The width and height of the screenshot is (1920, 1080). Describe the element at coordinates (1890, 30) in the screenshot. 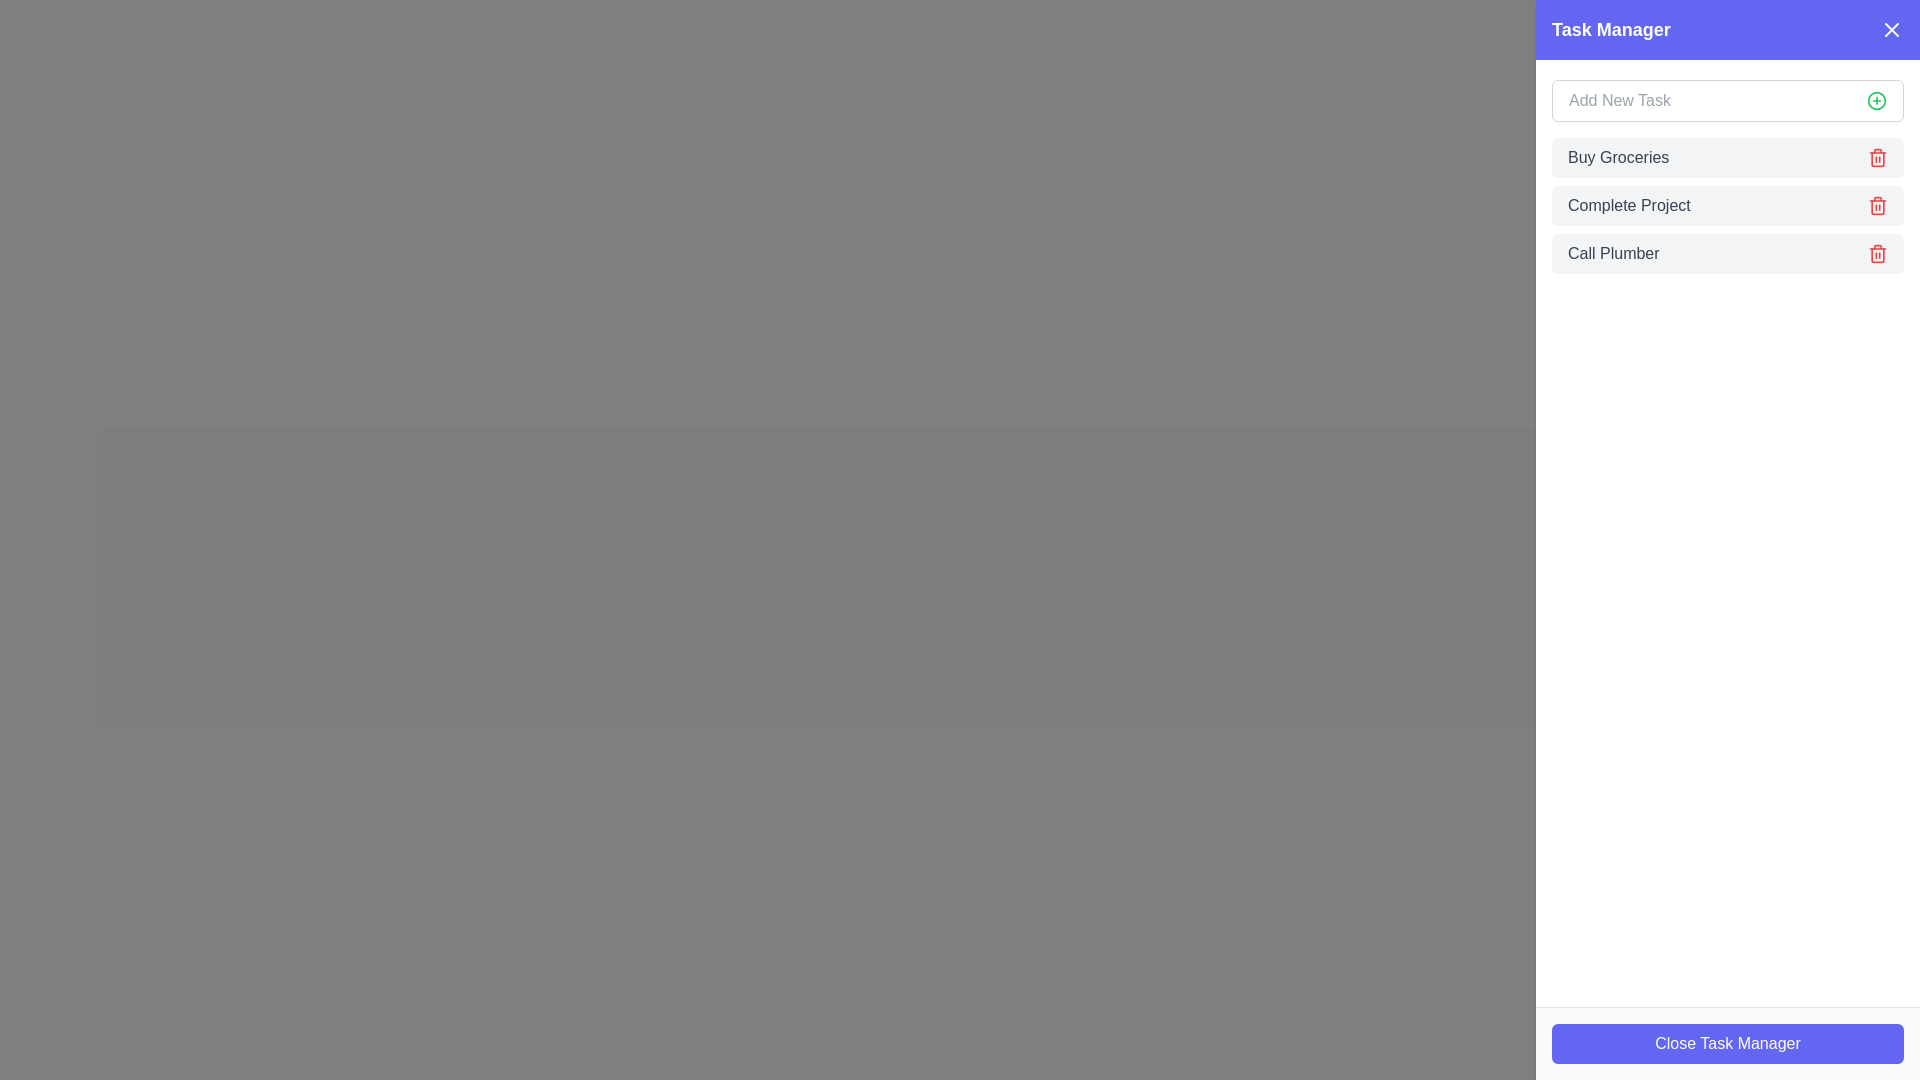

I see `the circular button with an 'X' icon, styled in white on a vibrant purple background, located in the top-right corner of the header containing 'Task Manager'` at that location.